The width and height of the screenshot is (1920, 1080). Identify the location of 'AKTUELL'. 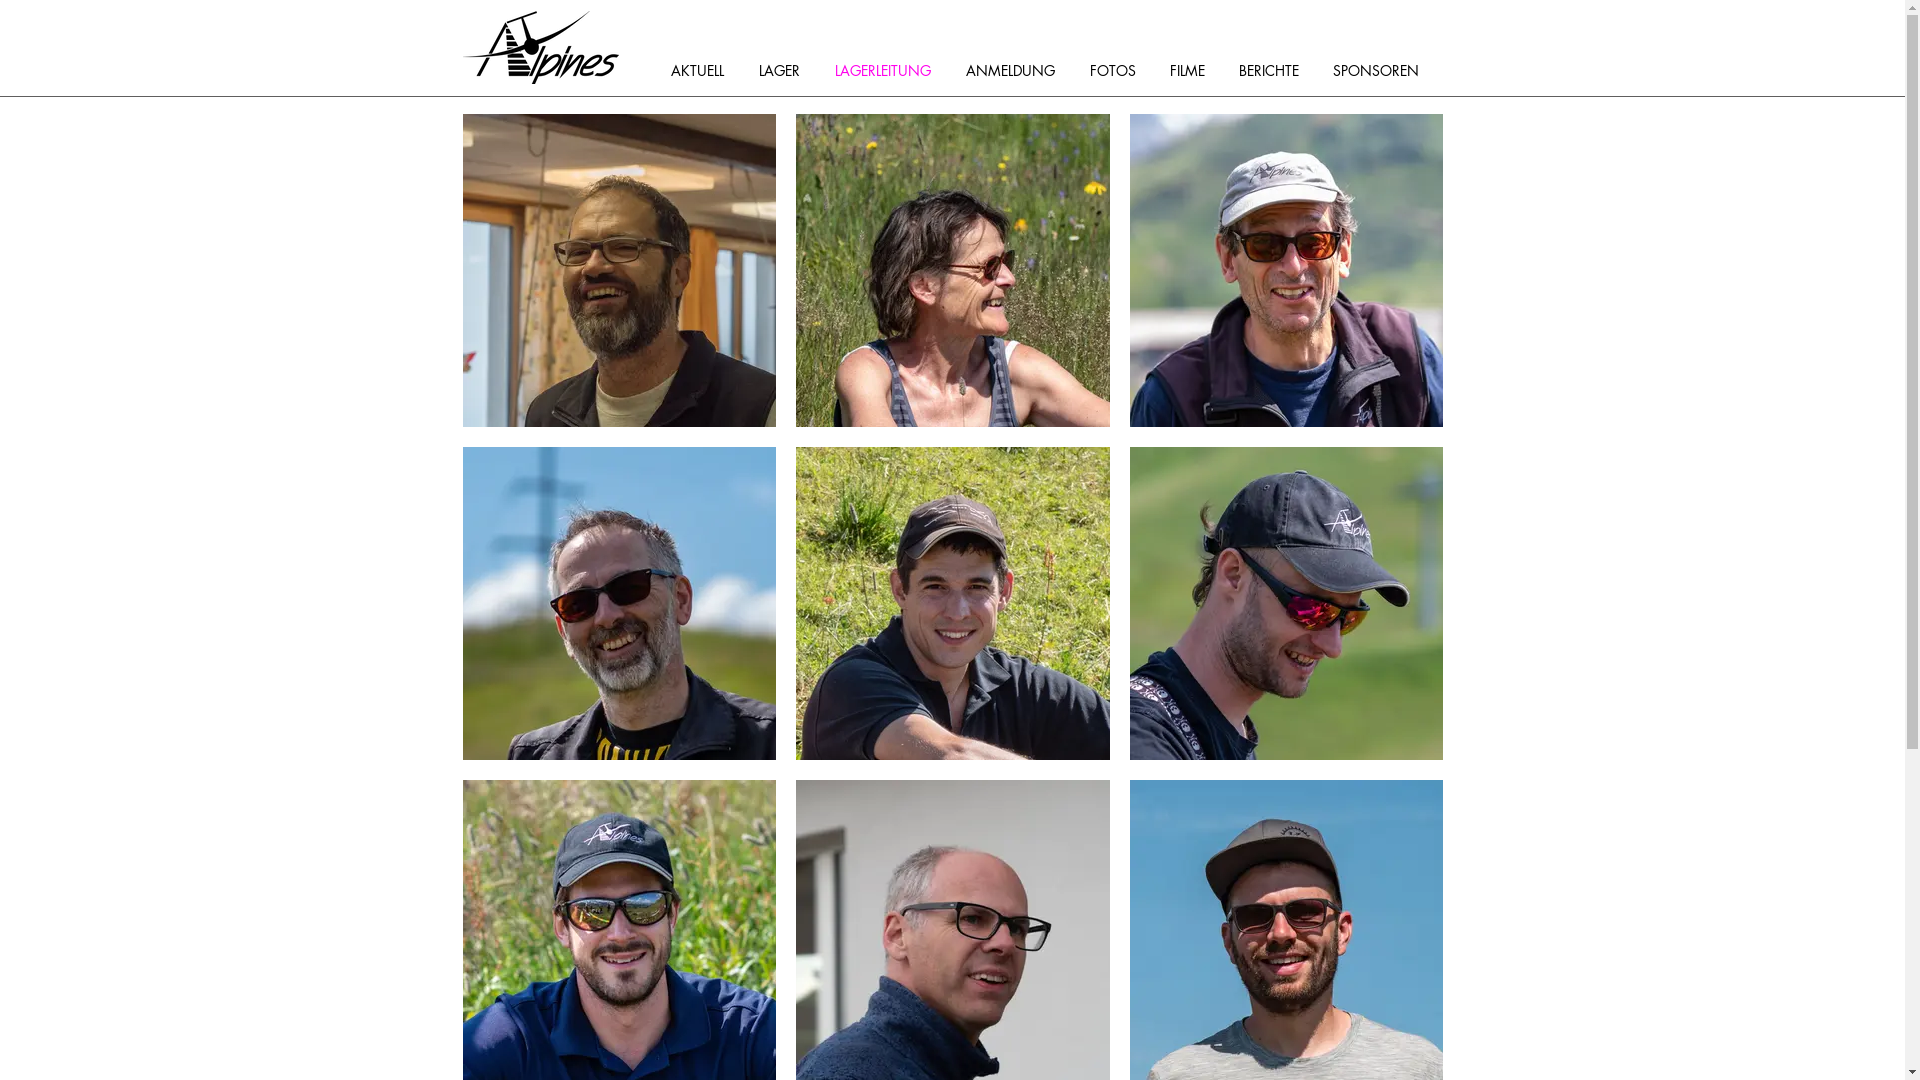
(704, 69).